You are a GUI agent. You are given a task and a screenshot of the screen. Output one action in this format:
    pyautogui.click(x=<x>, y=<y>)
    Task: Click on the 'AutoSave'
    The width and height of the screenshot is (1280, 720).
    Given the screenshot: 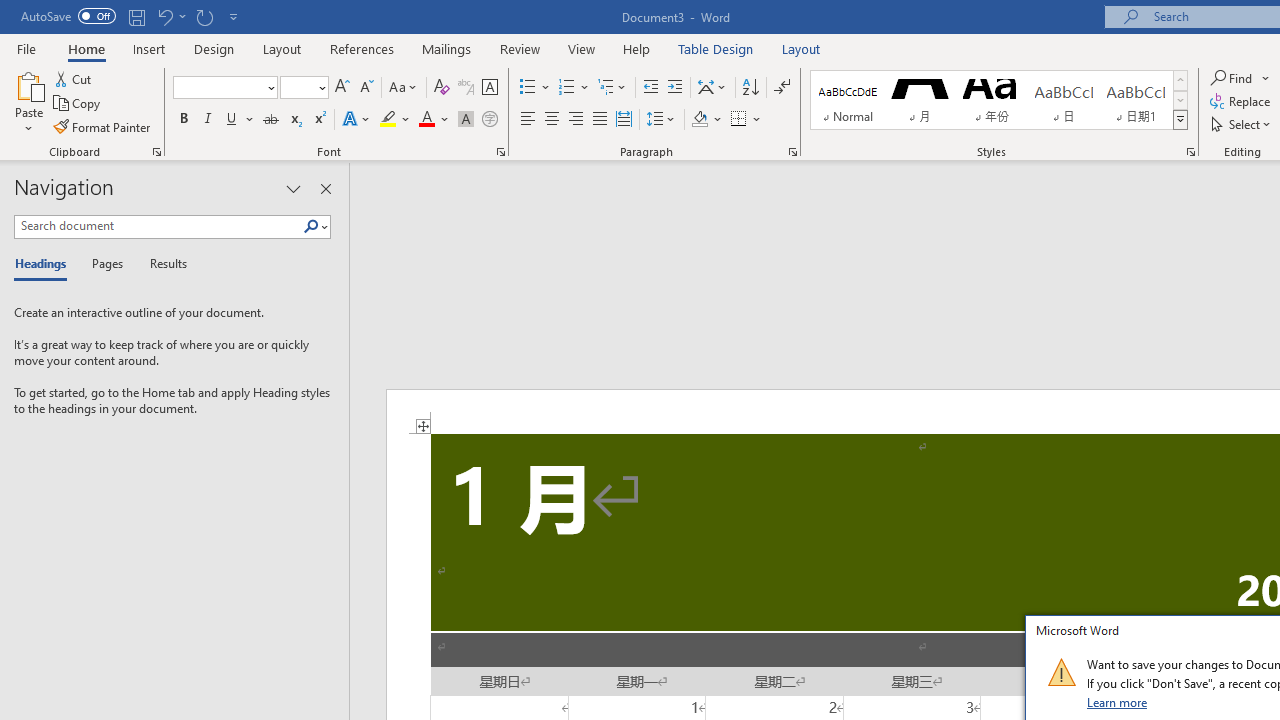 What is the action you would take?
    pyautogui.click(x=68, y=16)
    